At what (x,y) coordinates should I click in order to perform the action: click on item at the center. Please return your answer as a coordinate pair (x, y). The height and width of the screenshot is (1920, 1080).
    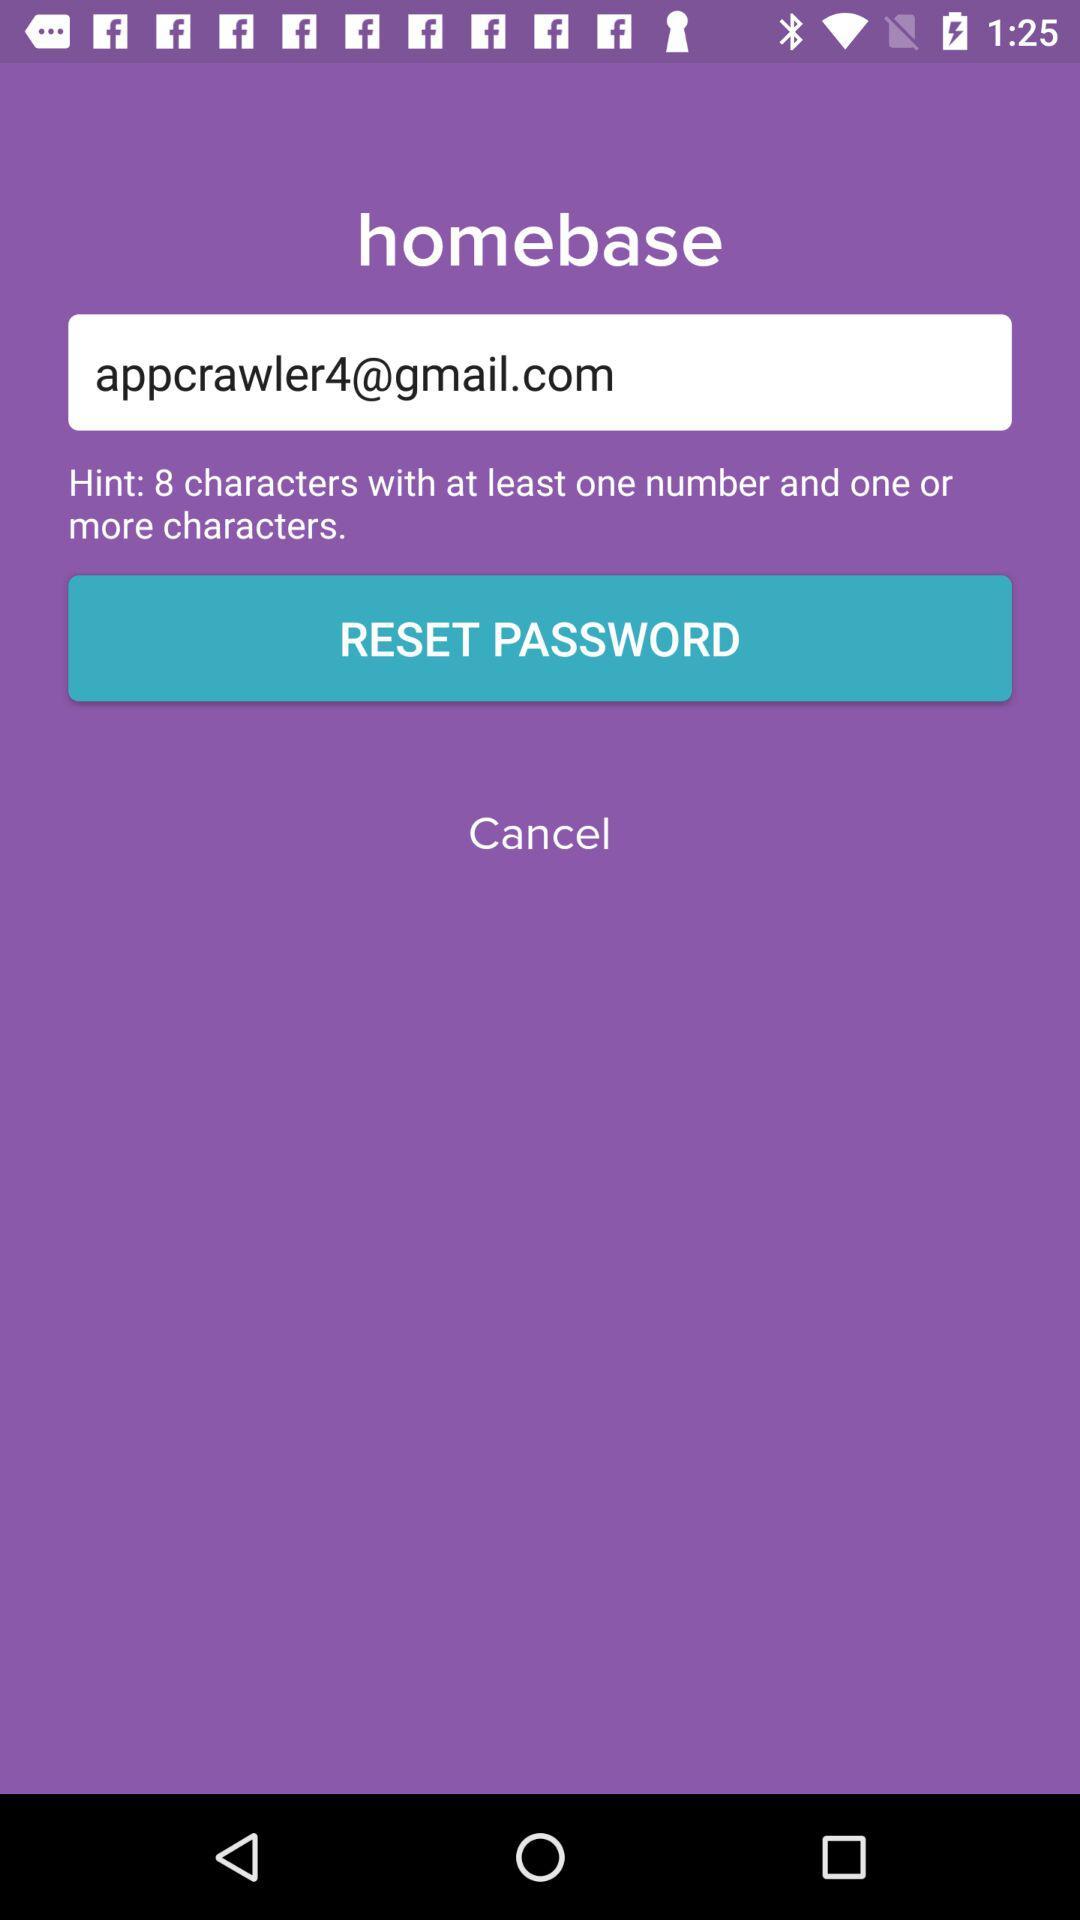
    Looking at the image, I should click on (538, 834).